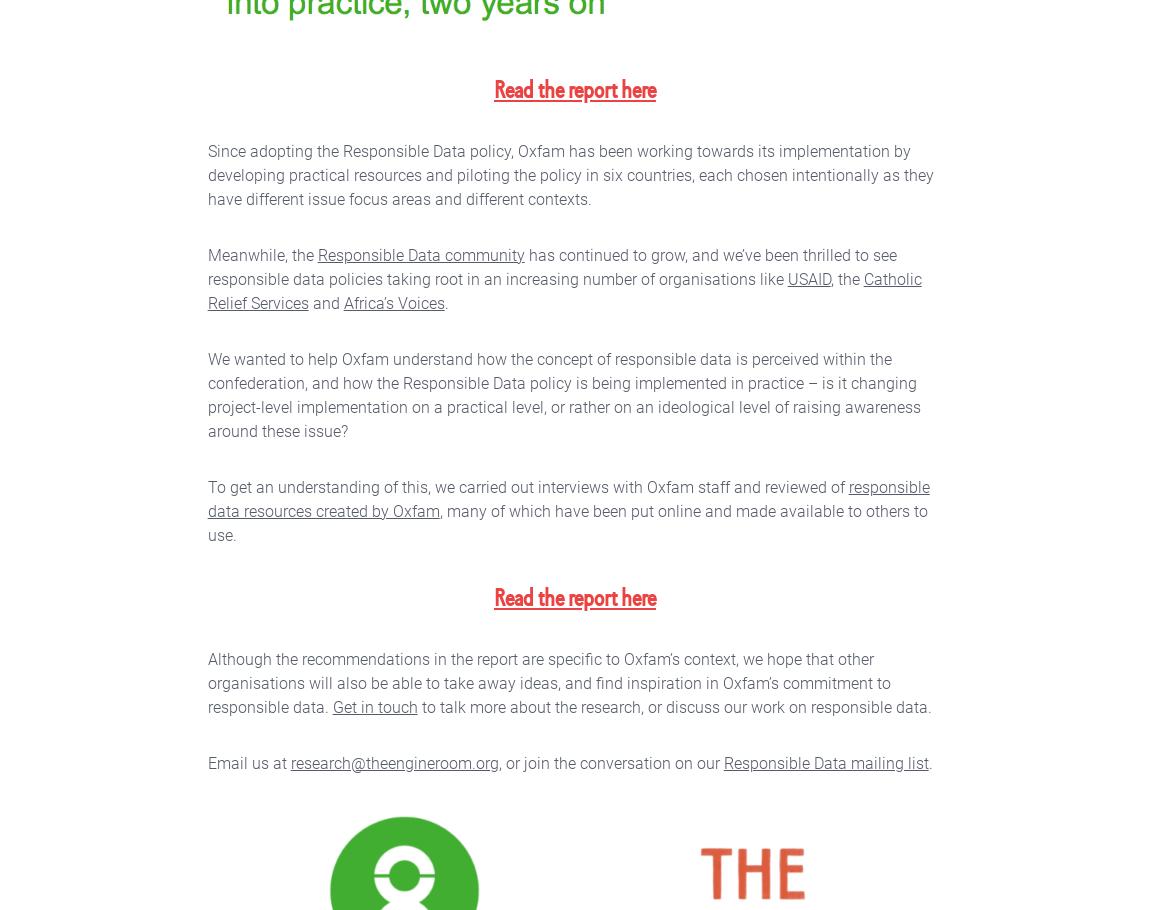 The height and width of the screenshot is (910, 1150). Describe the element at coordinates (307, 302) in the screenshot. I see `'and'` at that location.